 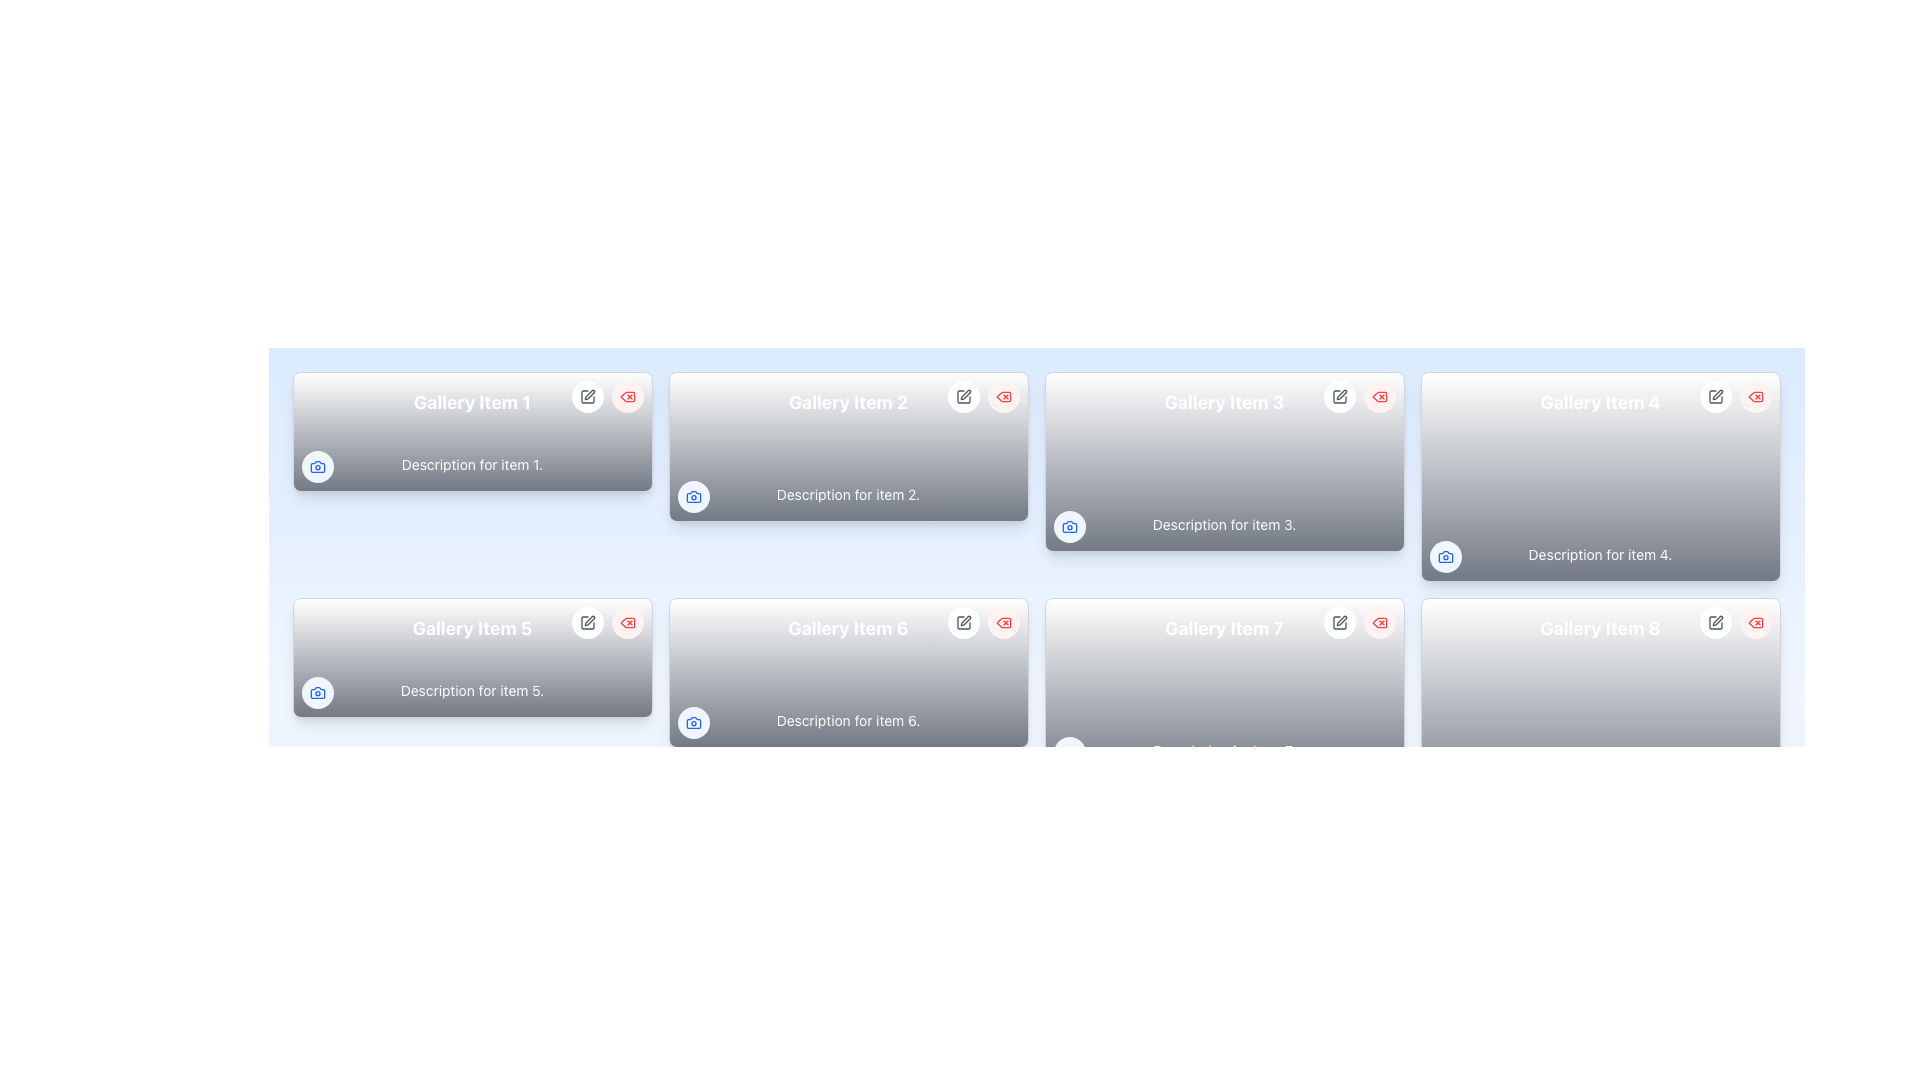 I want to click on the circular edit button with a white background and gray outline located in the top-right corner of the card labeled 'Gallery Item 5', so click(x=586, y=622).